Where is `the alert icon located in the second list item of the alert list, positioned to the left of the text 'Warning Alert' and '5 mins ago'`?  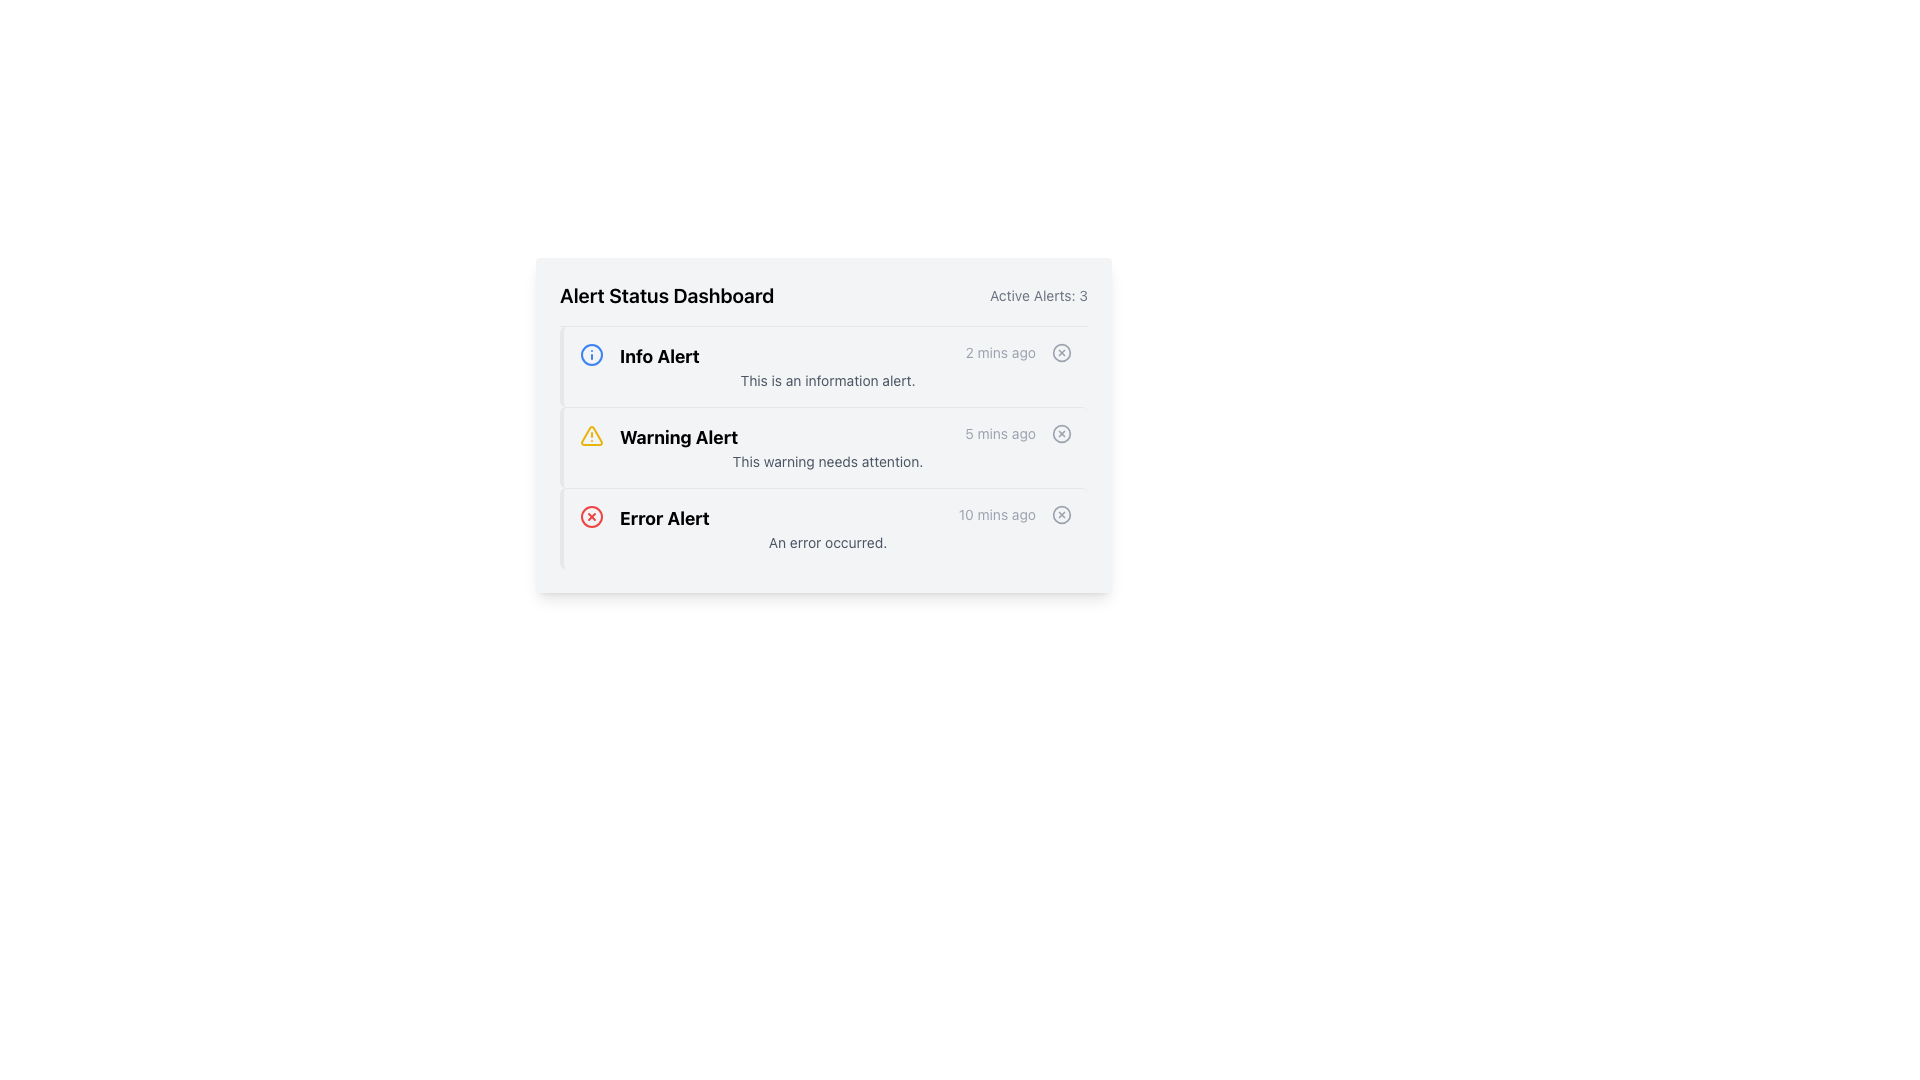 the alert icon located in the second list item of the alert list, positioned to the left of the text 'Warning Alert' and '5 mins ago' is located at coordinates (590, 434).